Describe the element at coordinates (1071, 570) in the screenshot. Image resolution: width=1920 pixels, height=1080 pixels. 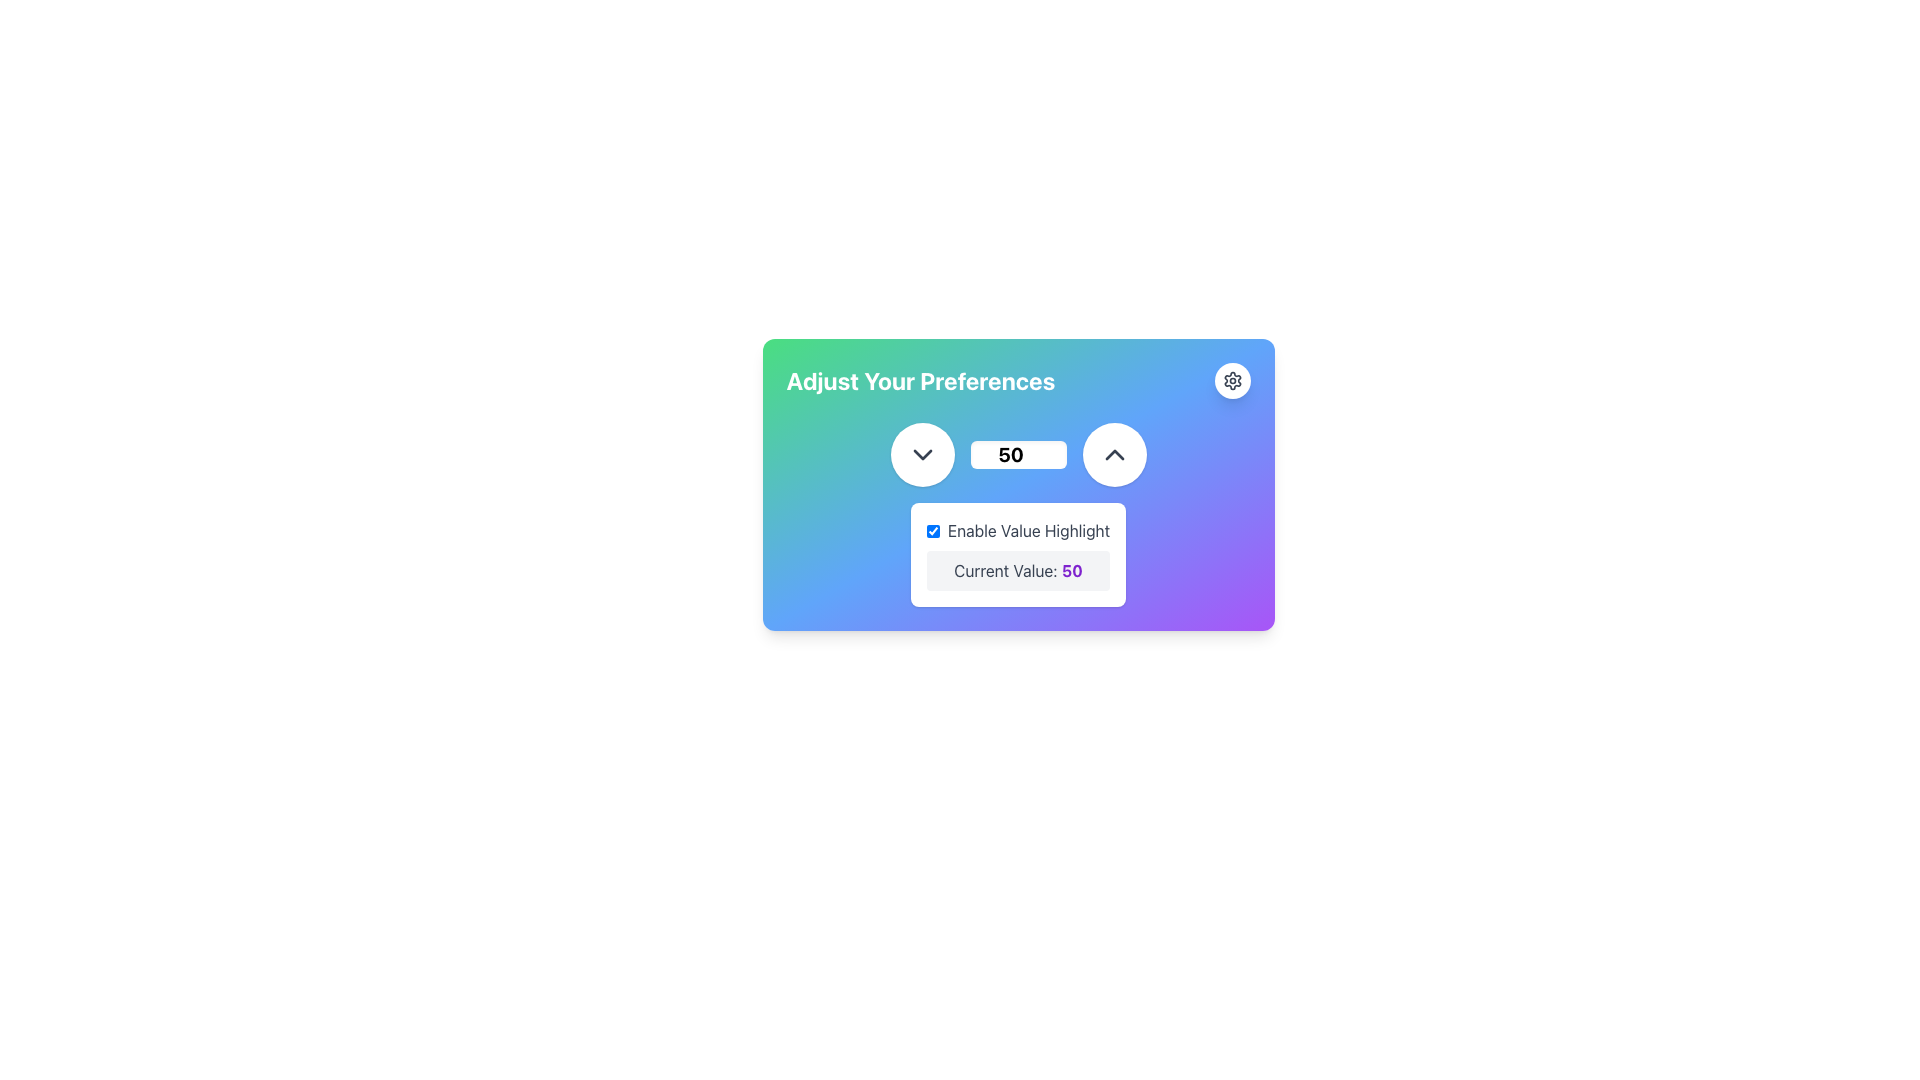
I see `the bold-styled text displaying the purple number '50', which is part of the label 'Current Value: 50', located towards the bottom center of the interface` at that location.